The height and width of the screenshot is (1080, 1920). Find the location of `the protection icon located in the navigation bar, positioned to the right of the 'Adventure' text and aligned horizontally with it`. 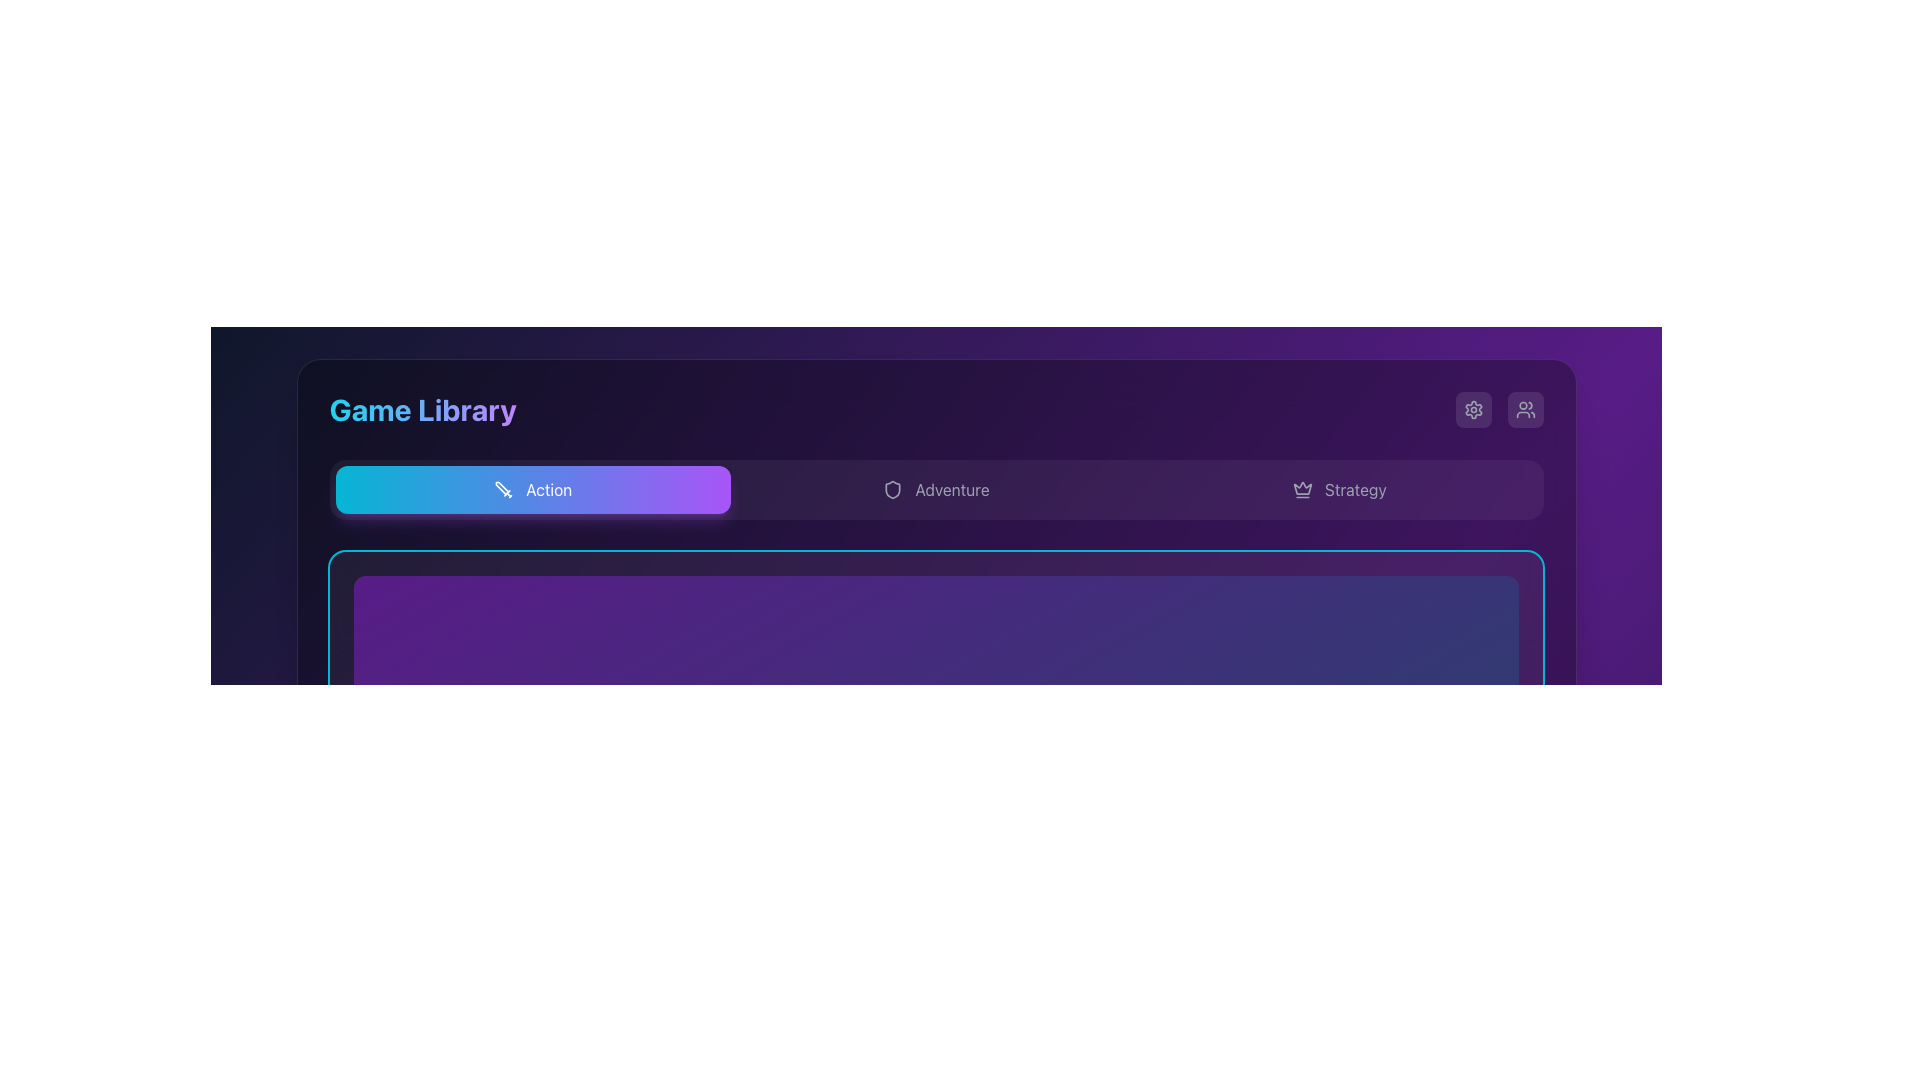

the protection icon located in the navigation bar, positioned to the right of the 'Adventure' text and aligned horizontally with it is located at coordinates (892, 489).